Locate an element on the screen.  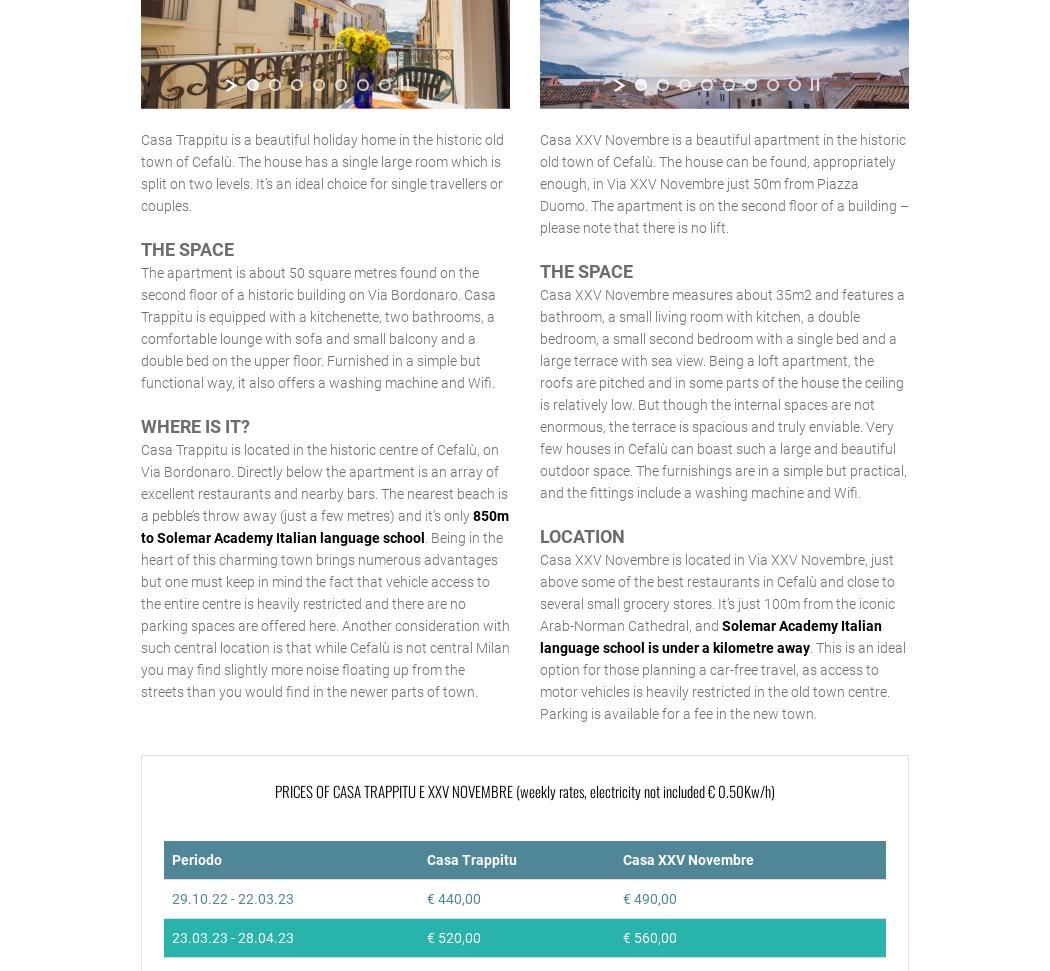
'. Being in the heart of this charming town brings numerous advantages but one must keep in mind the fact that vehicle access to the entire centre is heavily restricted and there are no parking spaces are offered here. Another consideration with such central location is that while Cefalù is not central Milan you may find slightly more noise floating up from the streets than you would find in the newer parts of town.' is located at coordinates (325, 612).